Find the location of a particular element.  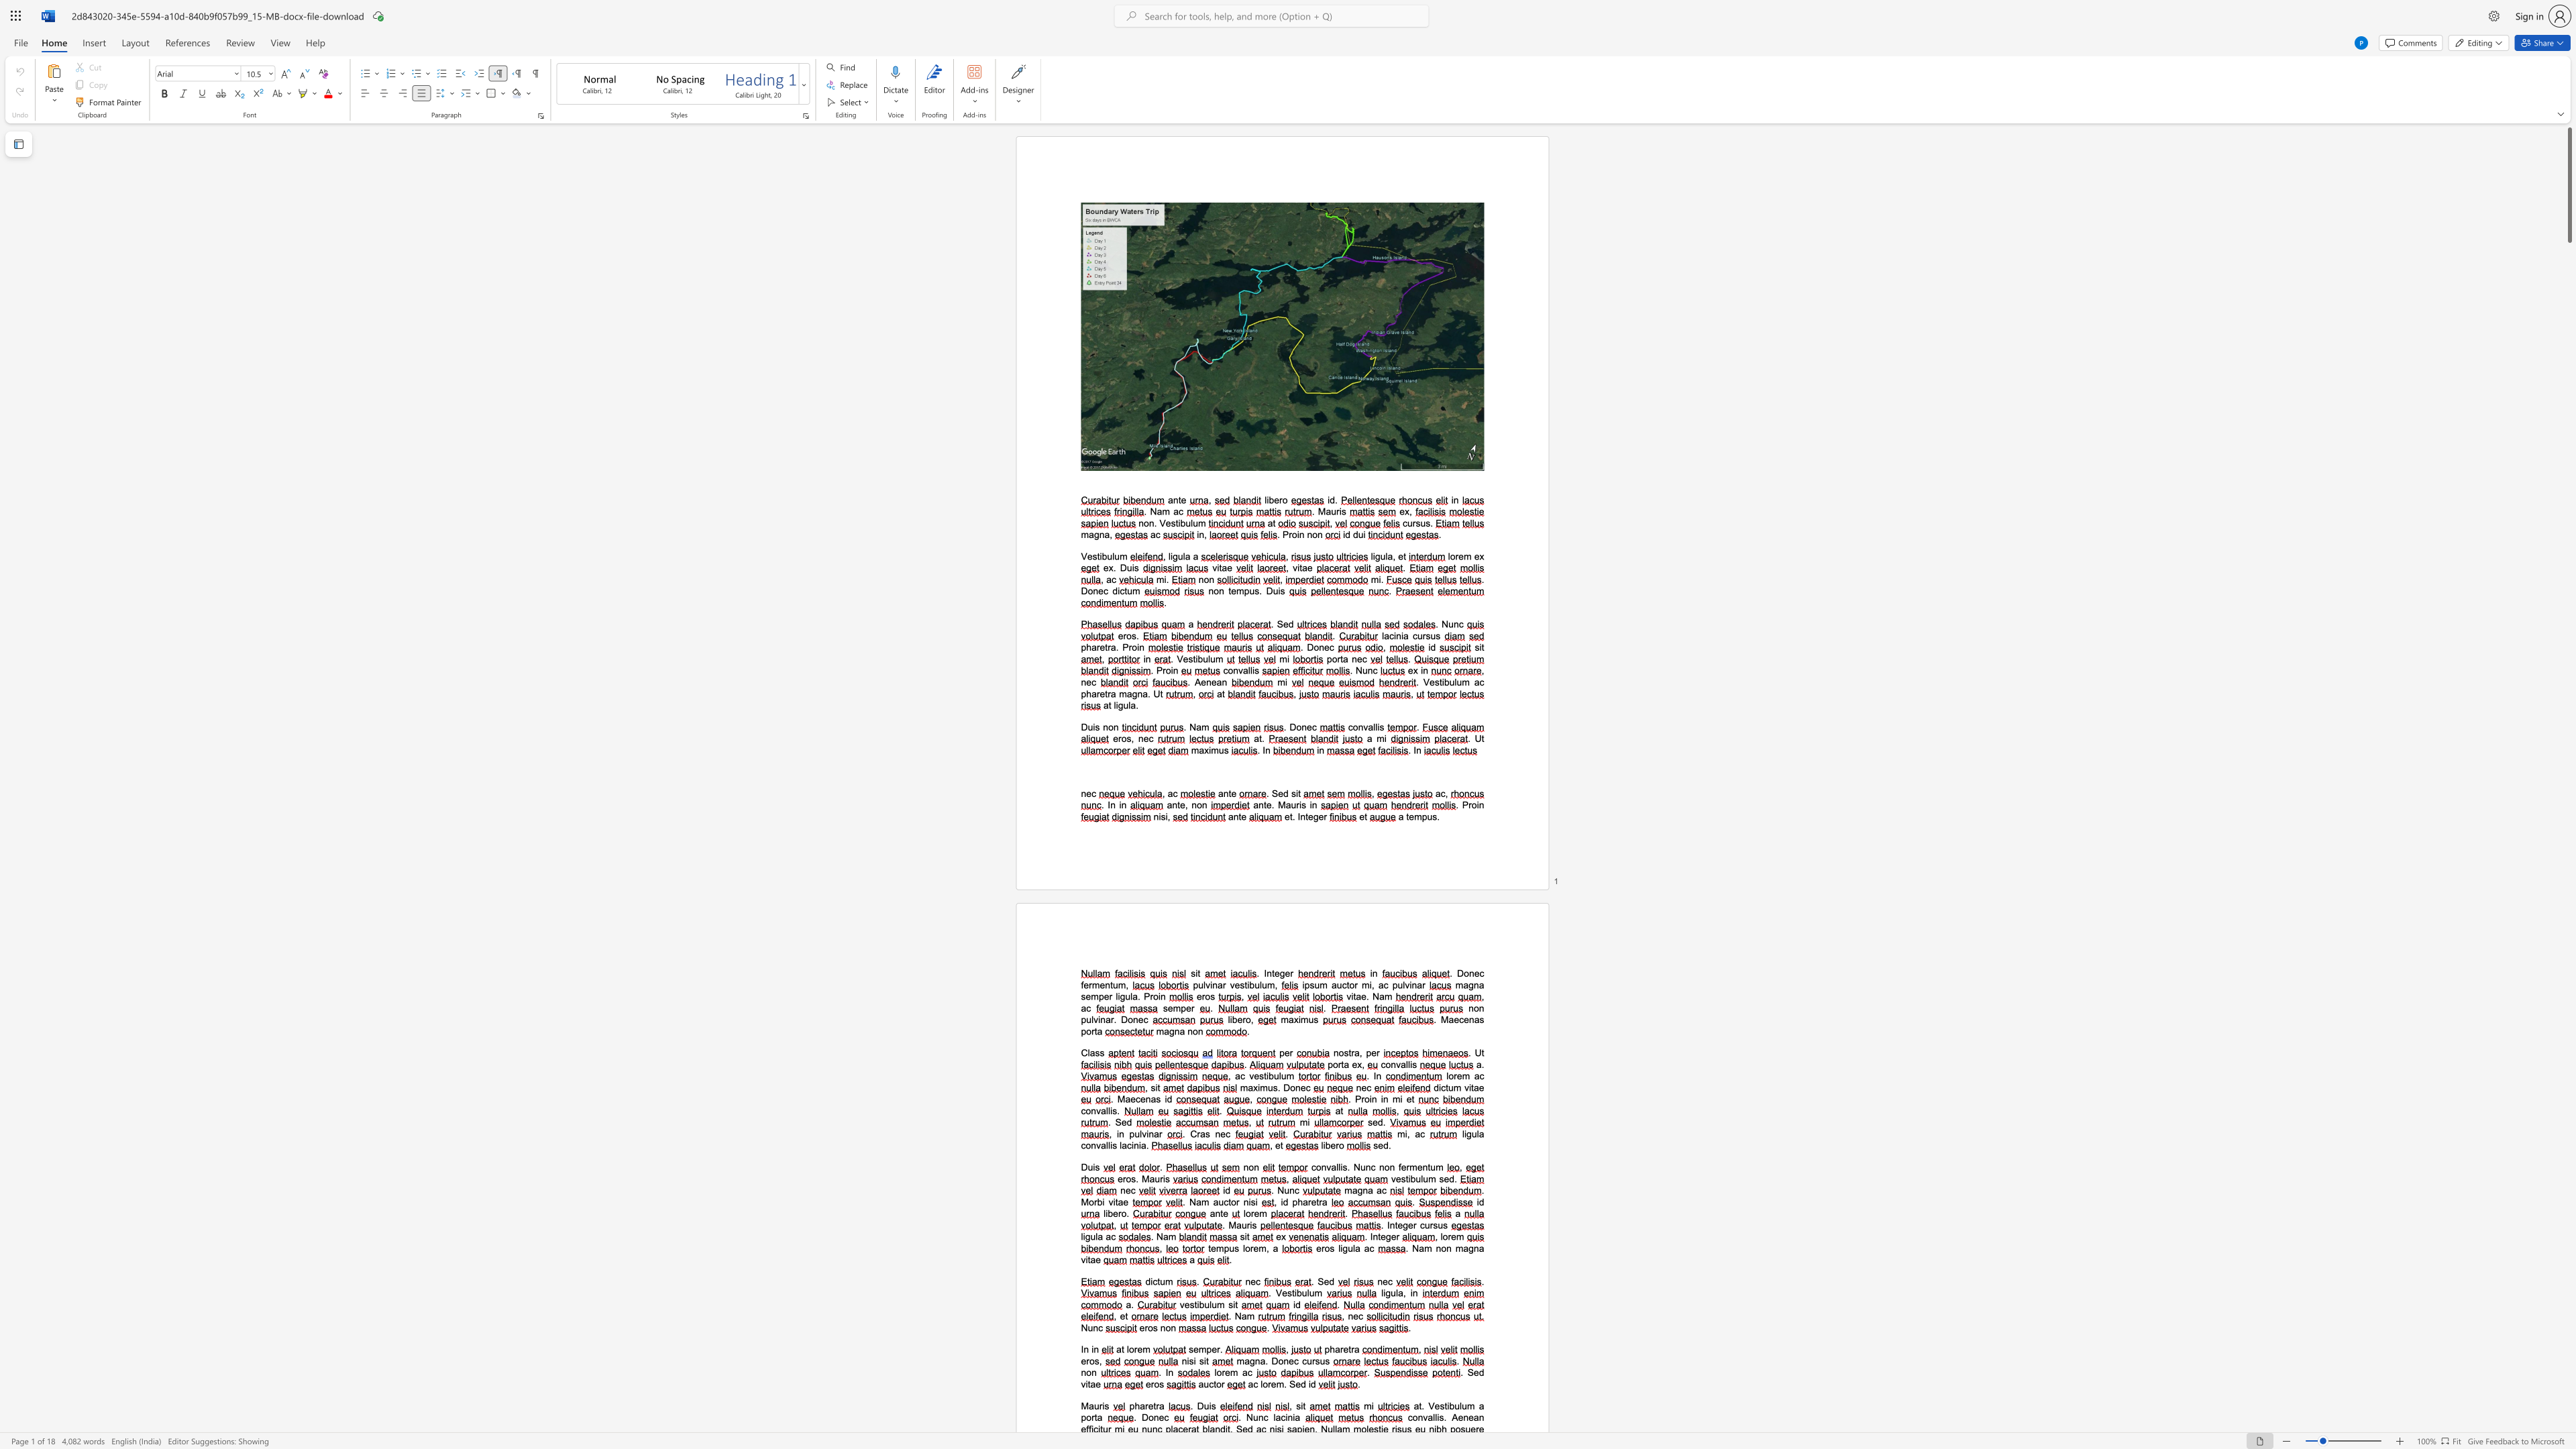

the space between the continuous character "c" and "e" in the text is located at coordinates (1462, 1018).